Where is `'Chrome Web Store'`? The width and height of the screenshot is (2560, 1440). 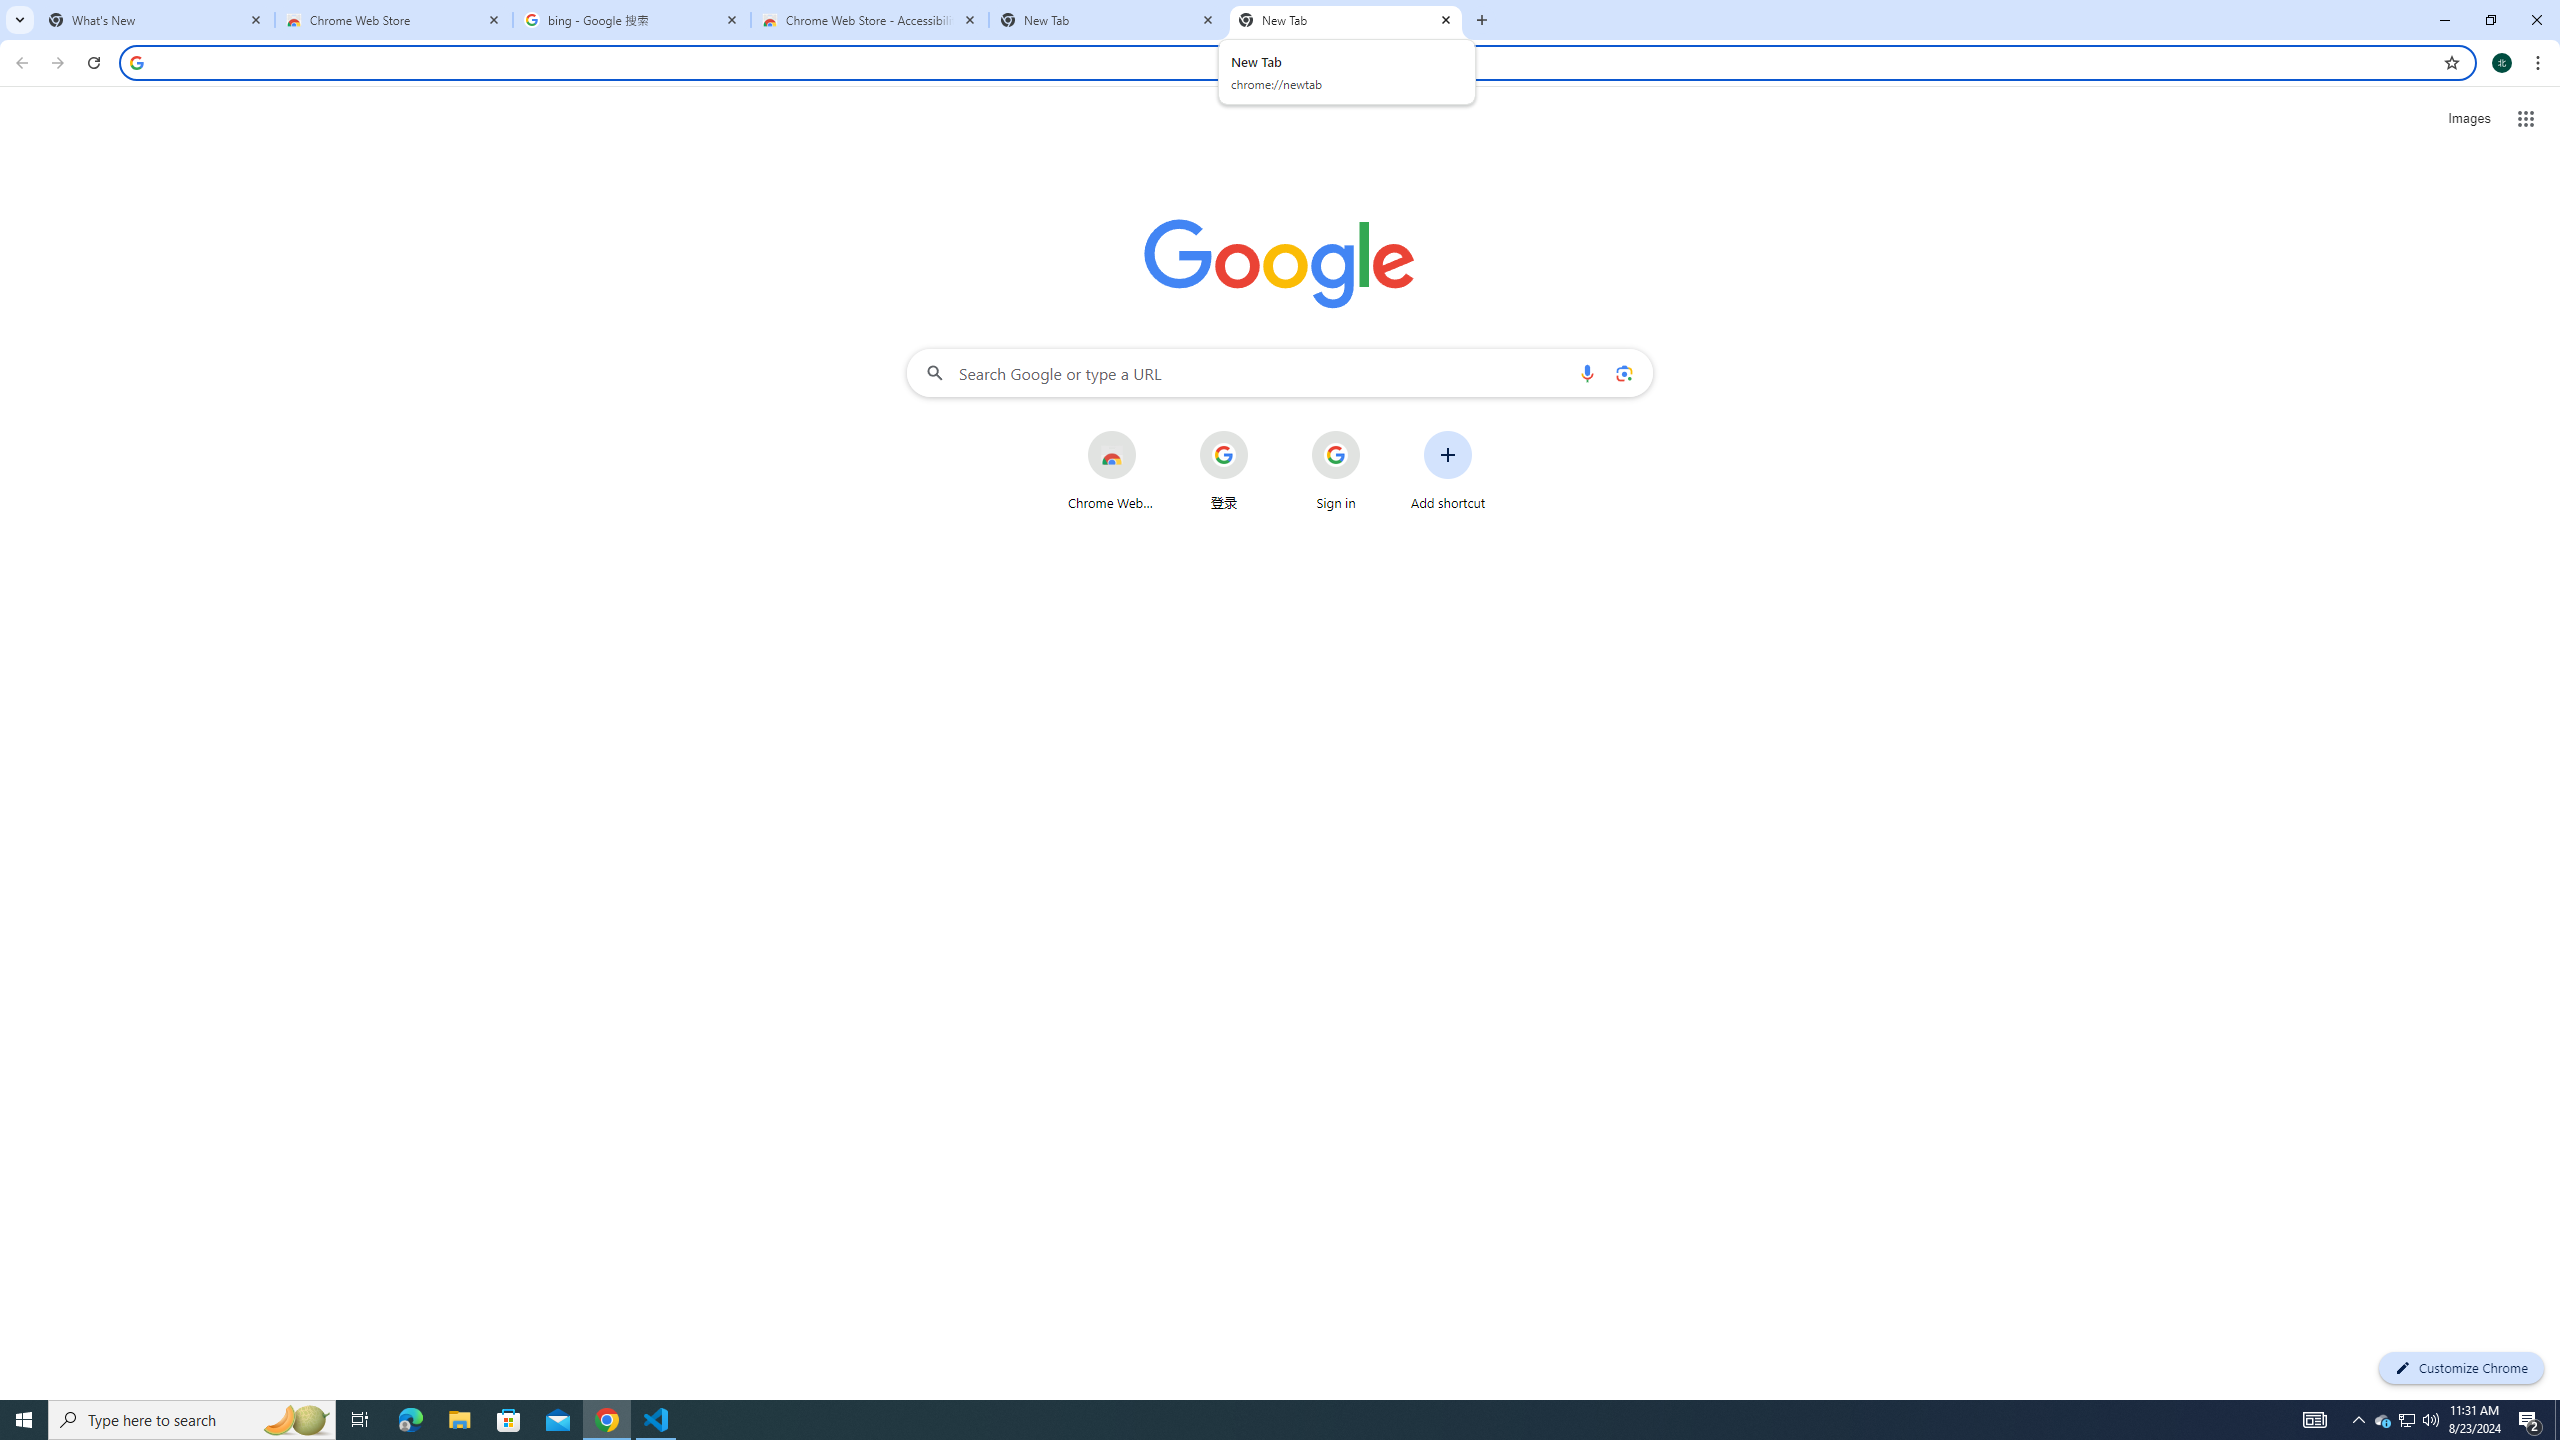 'Chrome Web Store' is located at coordinates (394, 19).